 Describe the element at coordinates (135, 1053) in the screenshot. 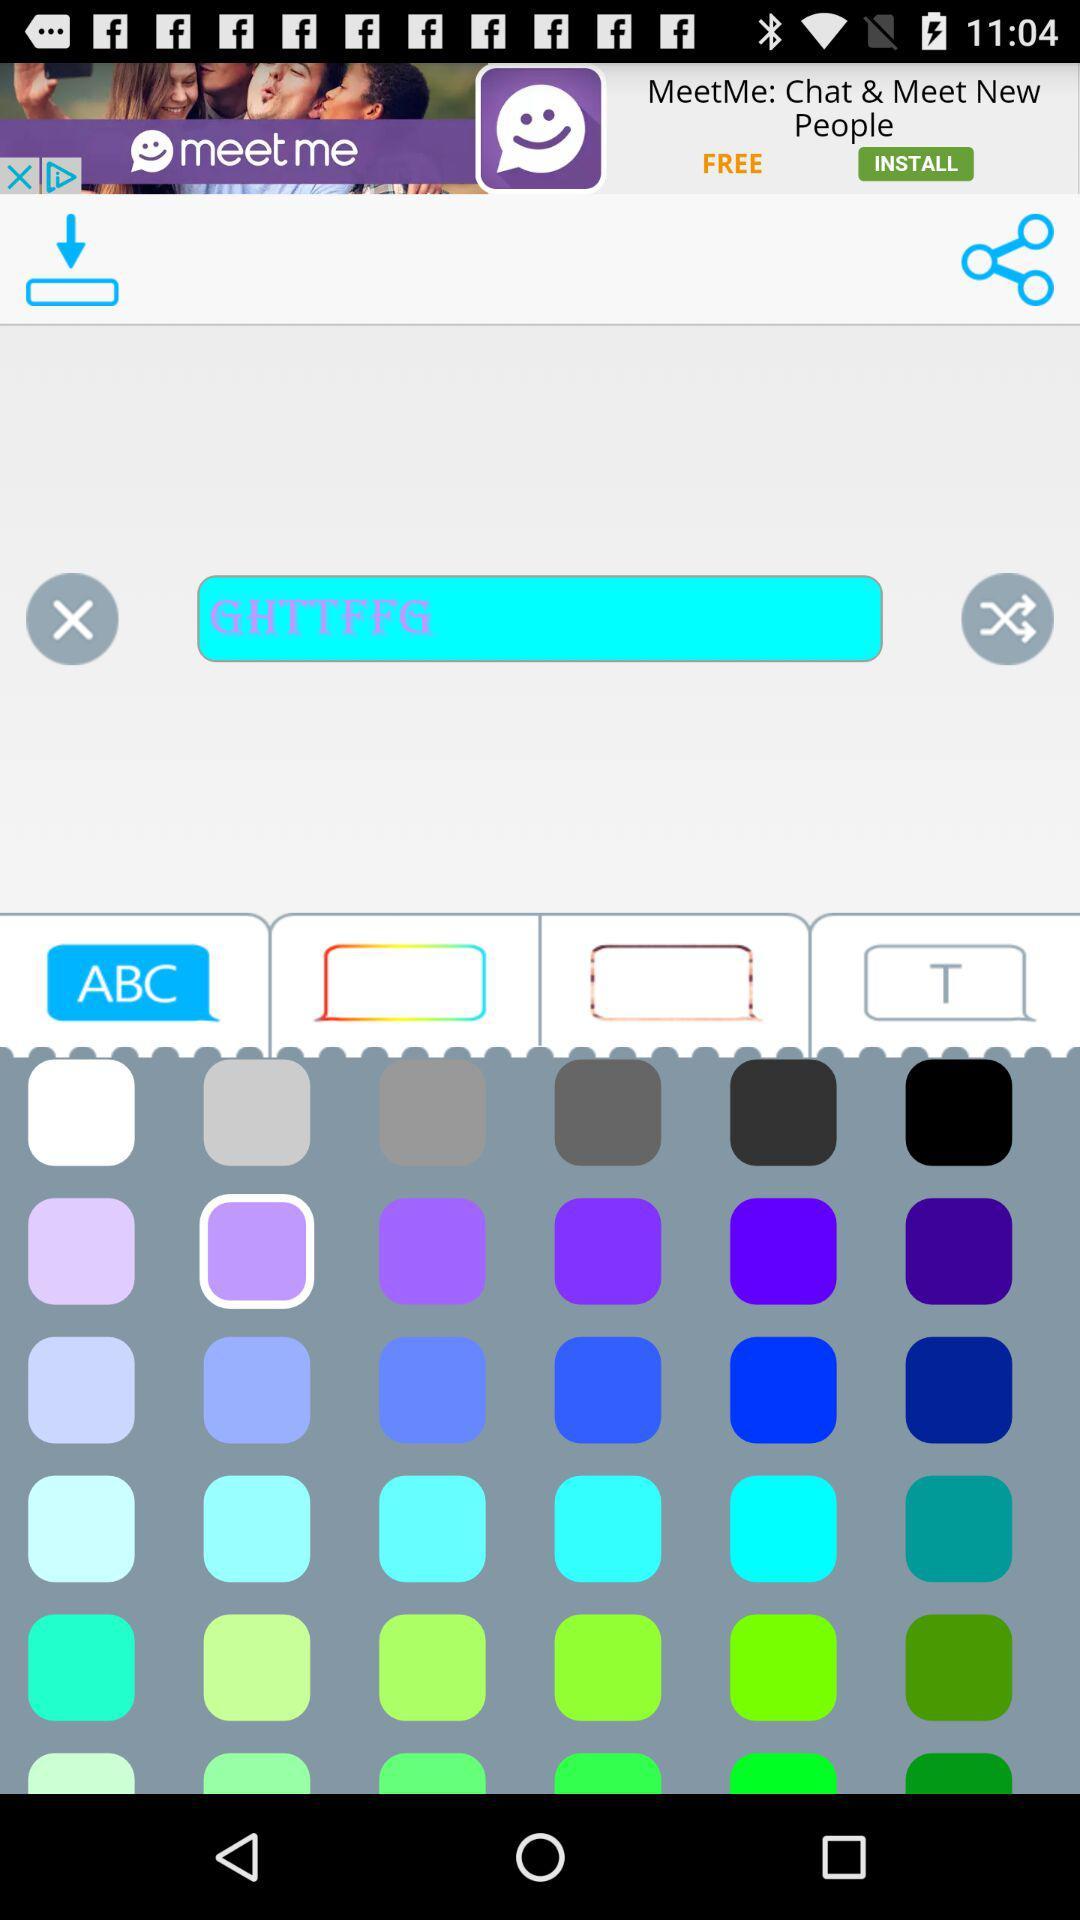

I see `the videocam icon` at that location.